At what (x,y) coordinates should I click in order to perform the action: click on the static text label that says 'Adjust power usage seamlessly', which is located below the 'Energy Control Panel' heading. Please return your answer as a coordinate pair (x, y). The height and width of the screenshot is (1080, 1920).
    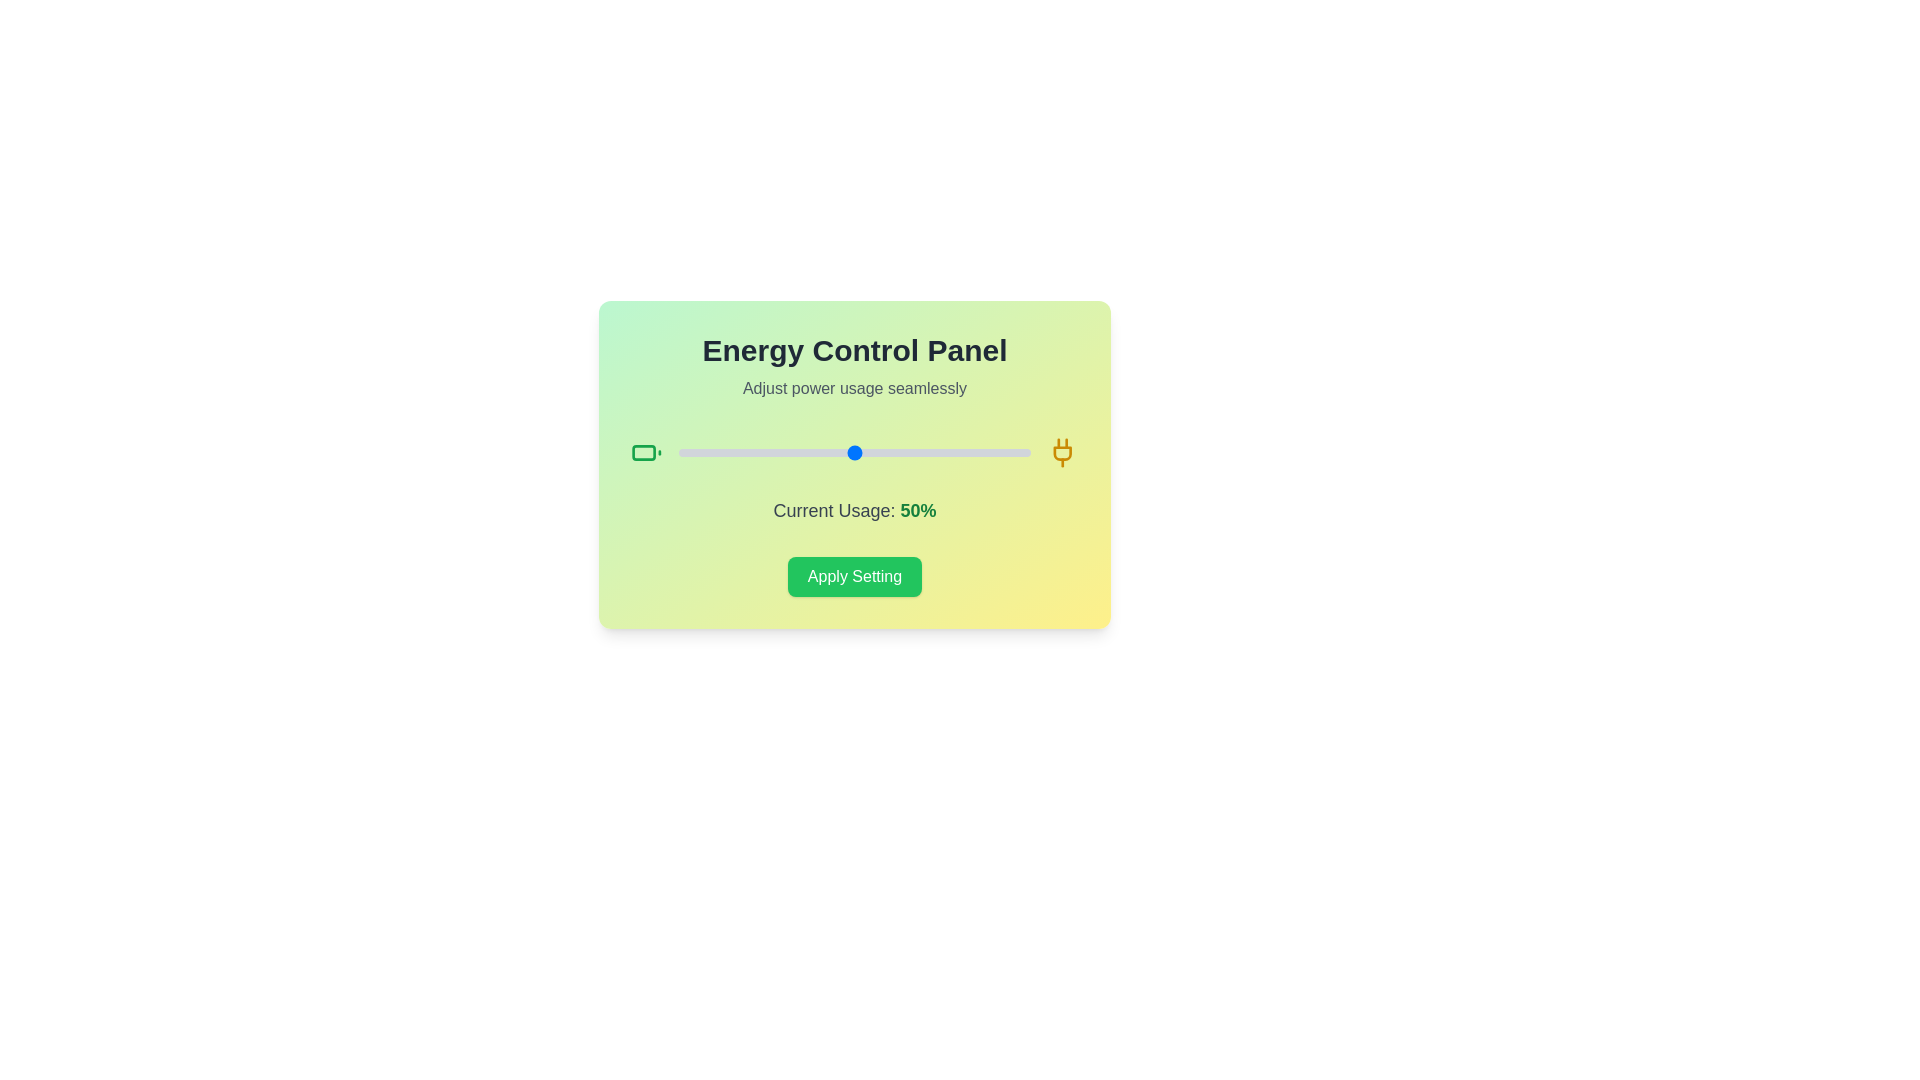
    Looking at the image, I should click on (854, 389).